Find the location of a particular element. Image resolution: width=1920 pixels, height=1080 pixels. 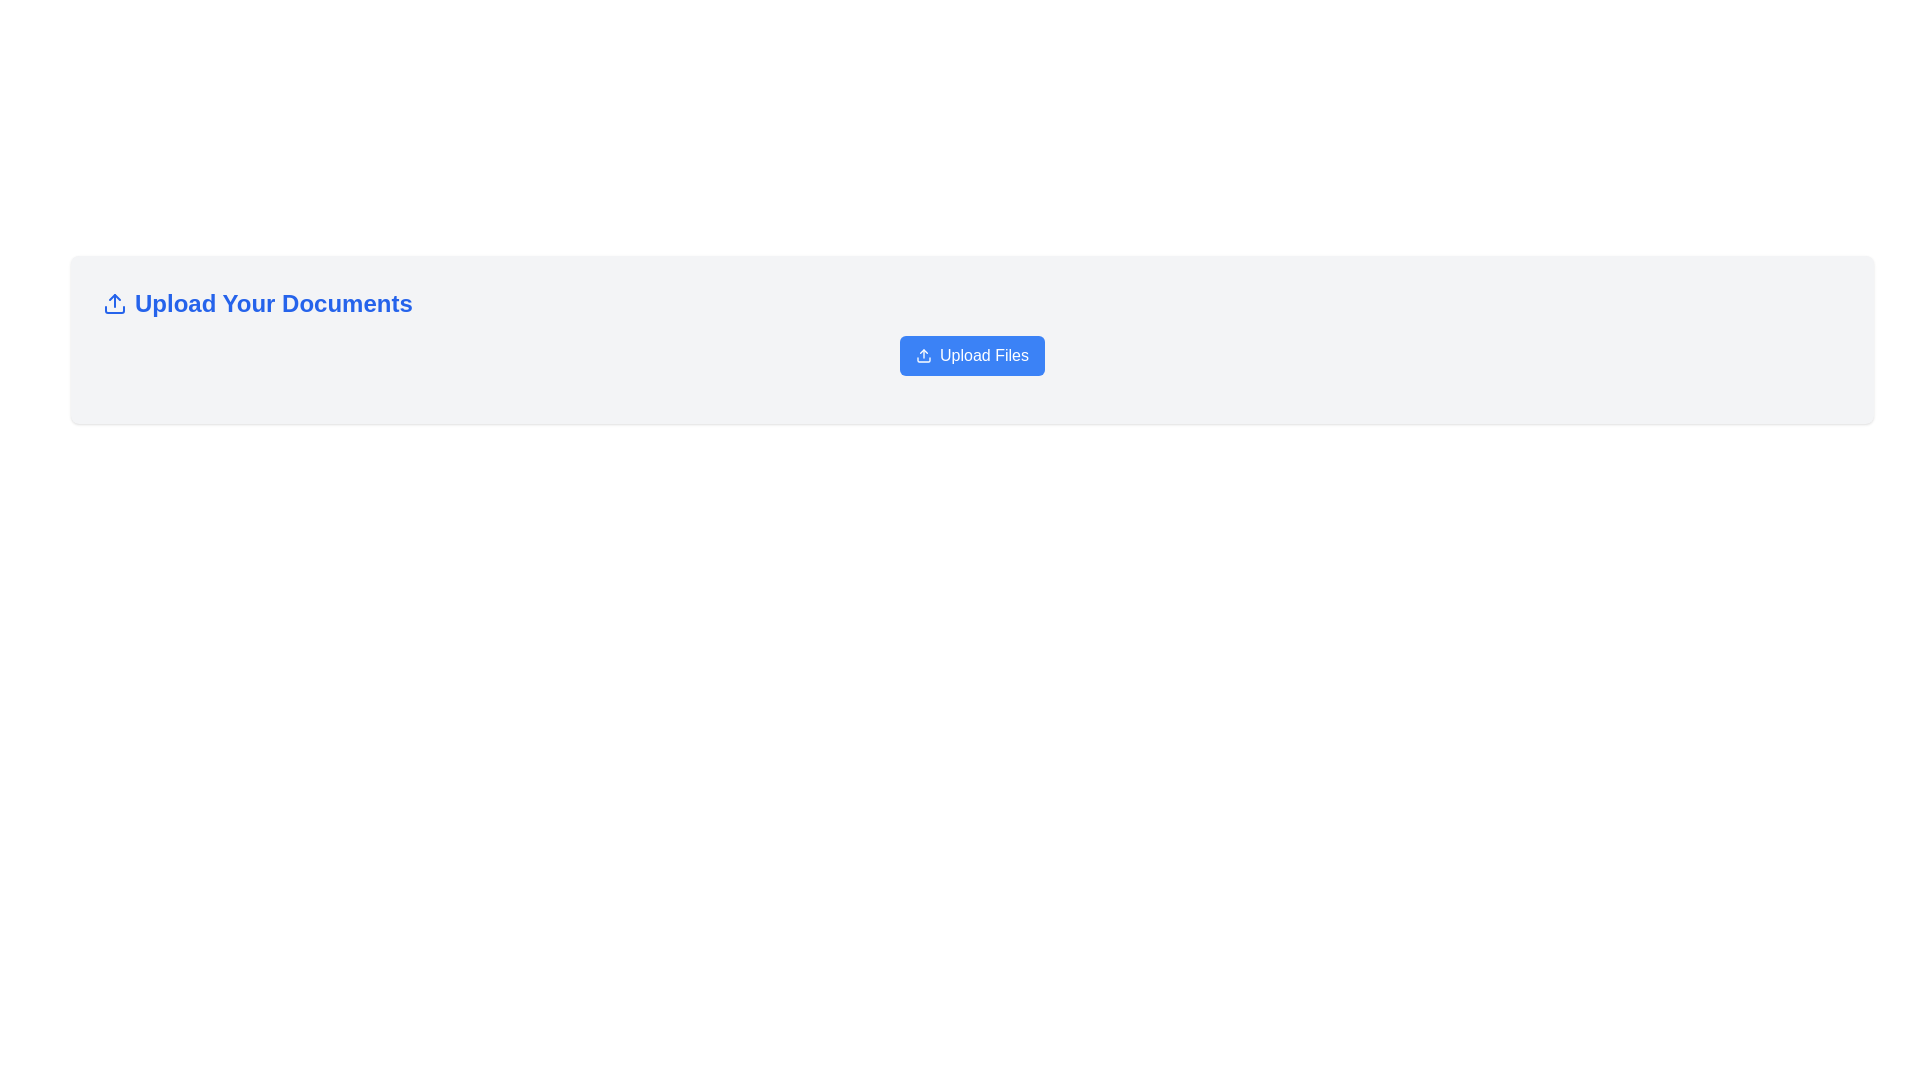

the blue upload icon, which is located to the left of the text 'Upload Your Documents' is located at coordinates (114, 304).